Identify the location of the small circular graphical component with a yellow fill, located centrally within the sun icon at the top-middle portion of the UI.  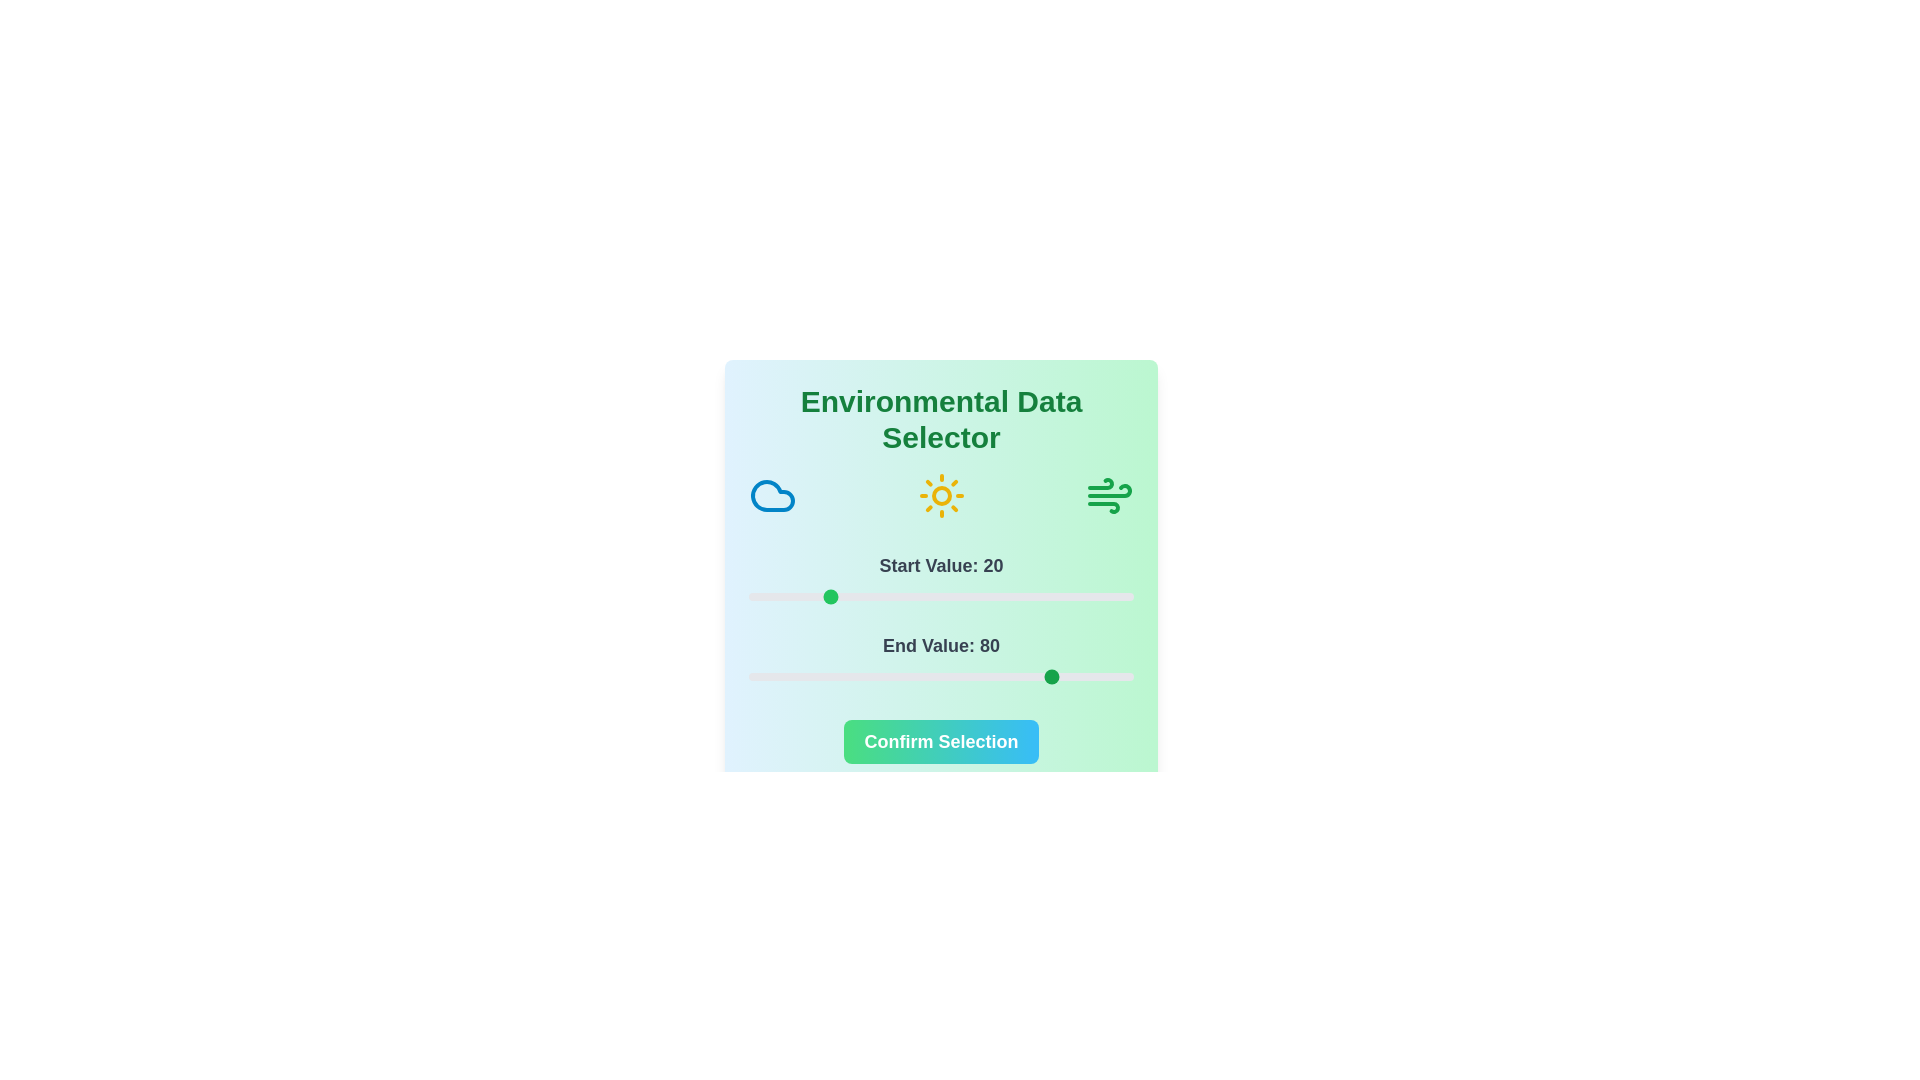
(940, 495).